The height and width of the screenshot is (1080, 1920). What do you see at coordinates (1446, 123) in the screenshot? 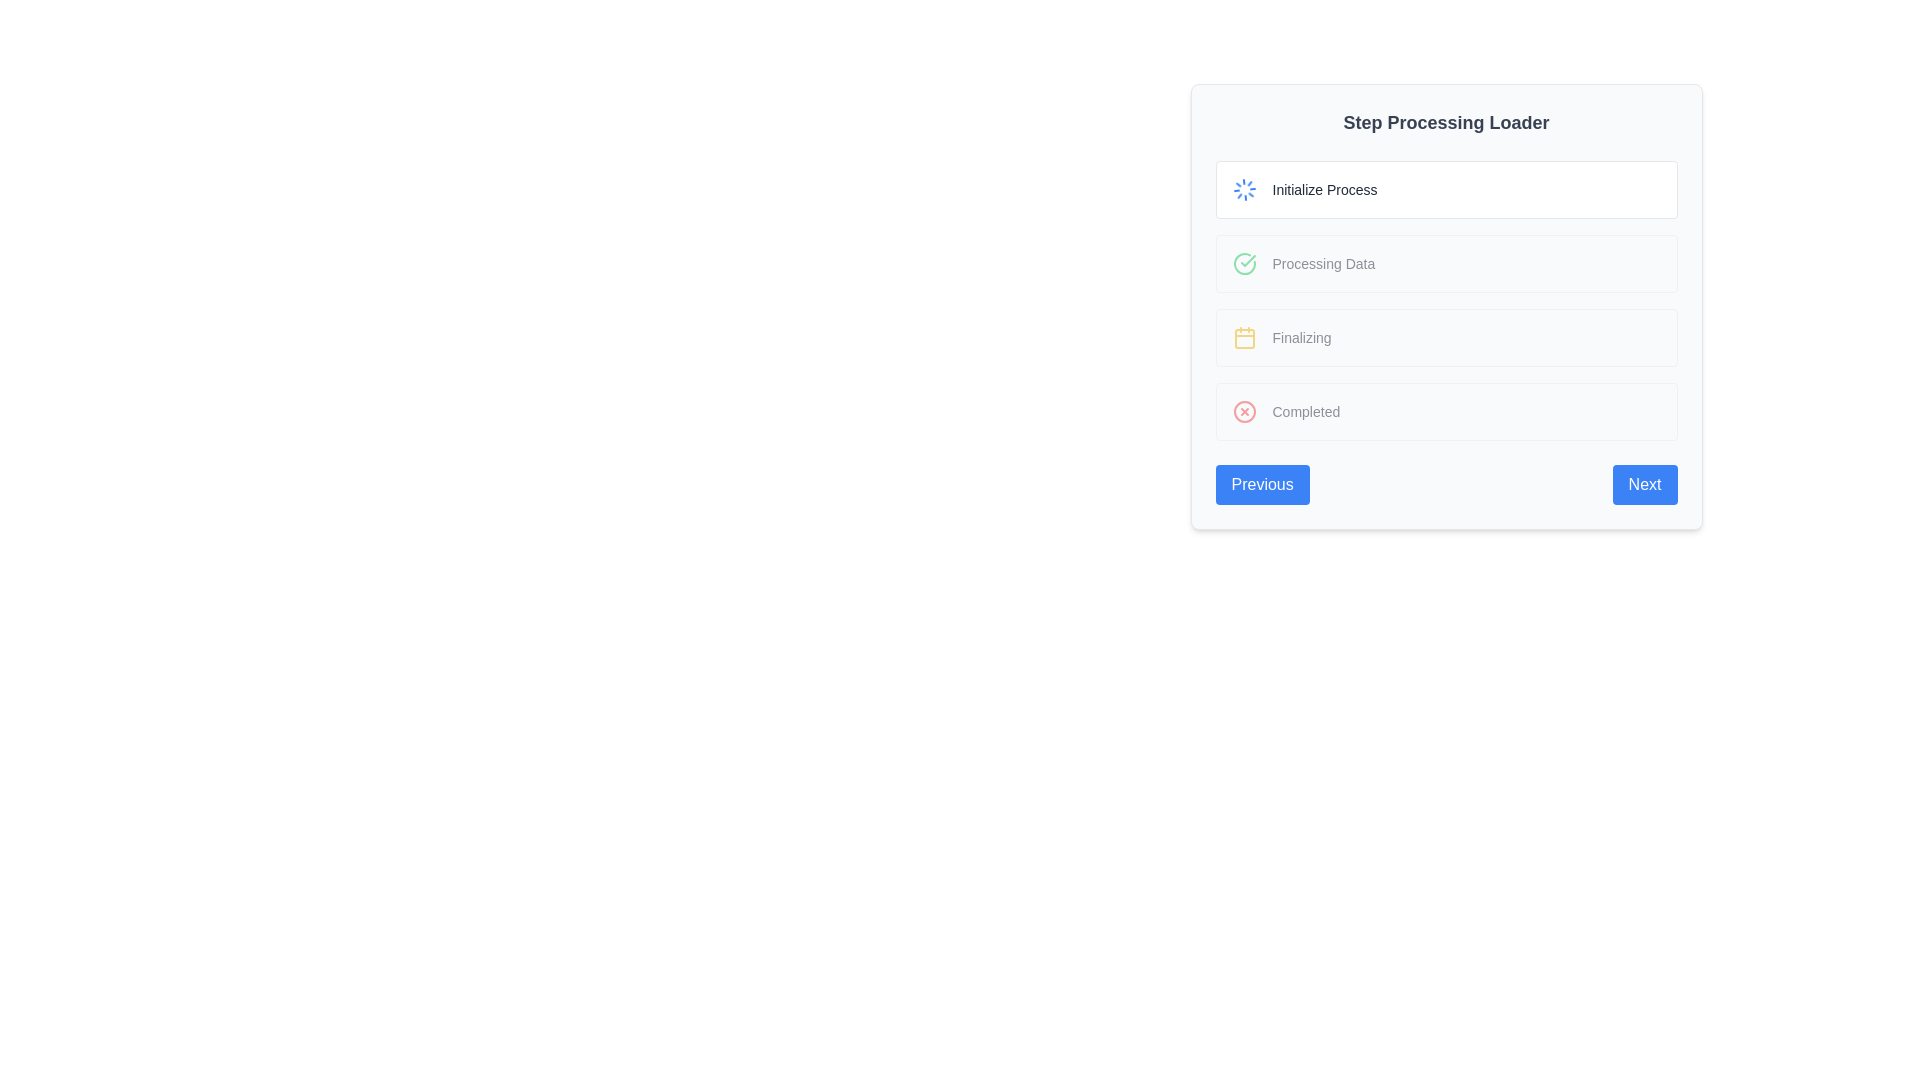
I see `the text label that reads 'Step Processing Loader', which is styled in bold gray font and positioned at the top of the step progression interface` at bounding box center [1446, 123].